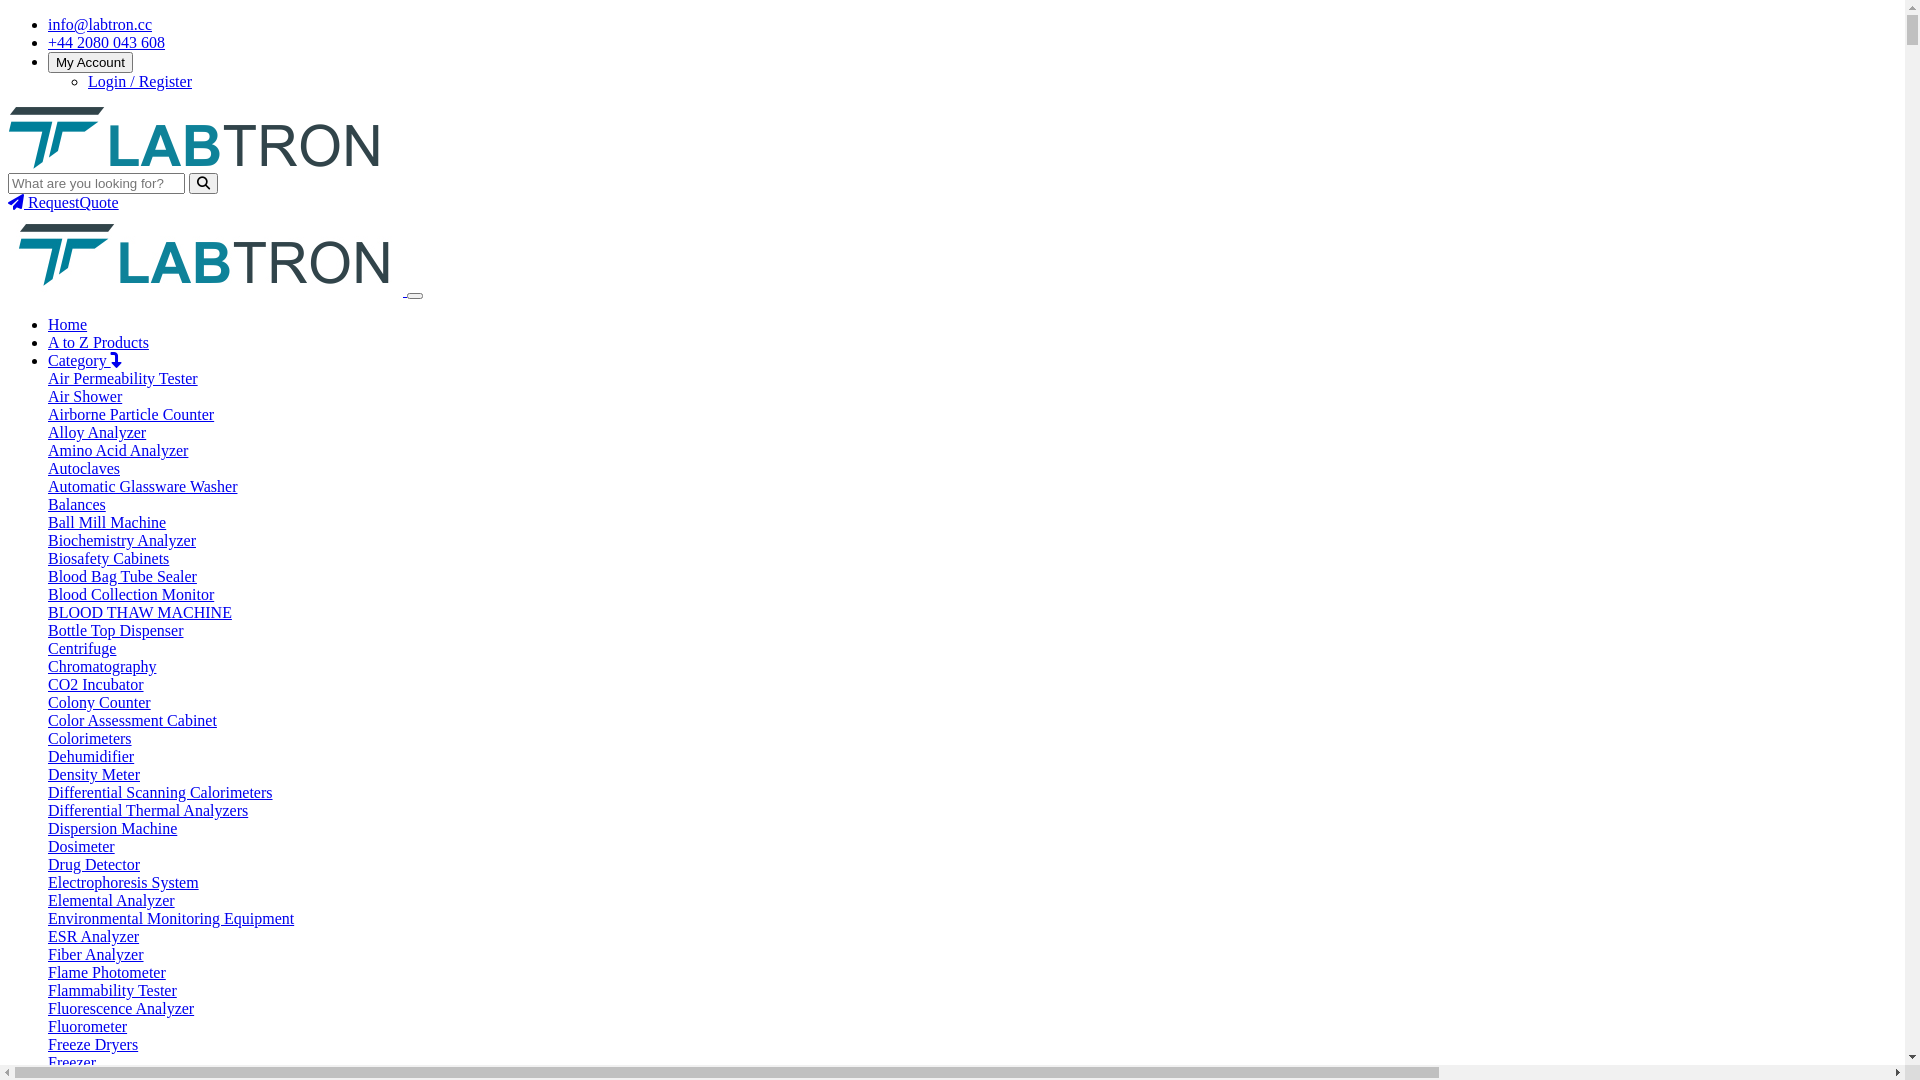 This screenshot has width=1920, height=1080. What do you see at coordinates (89, 738) in the screenshot?
I see `'Colorimeters'` at bounding box center [89, 738].